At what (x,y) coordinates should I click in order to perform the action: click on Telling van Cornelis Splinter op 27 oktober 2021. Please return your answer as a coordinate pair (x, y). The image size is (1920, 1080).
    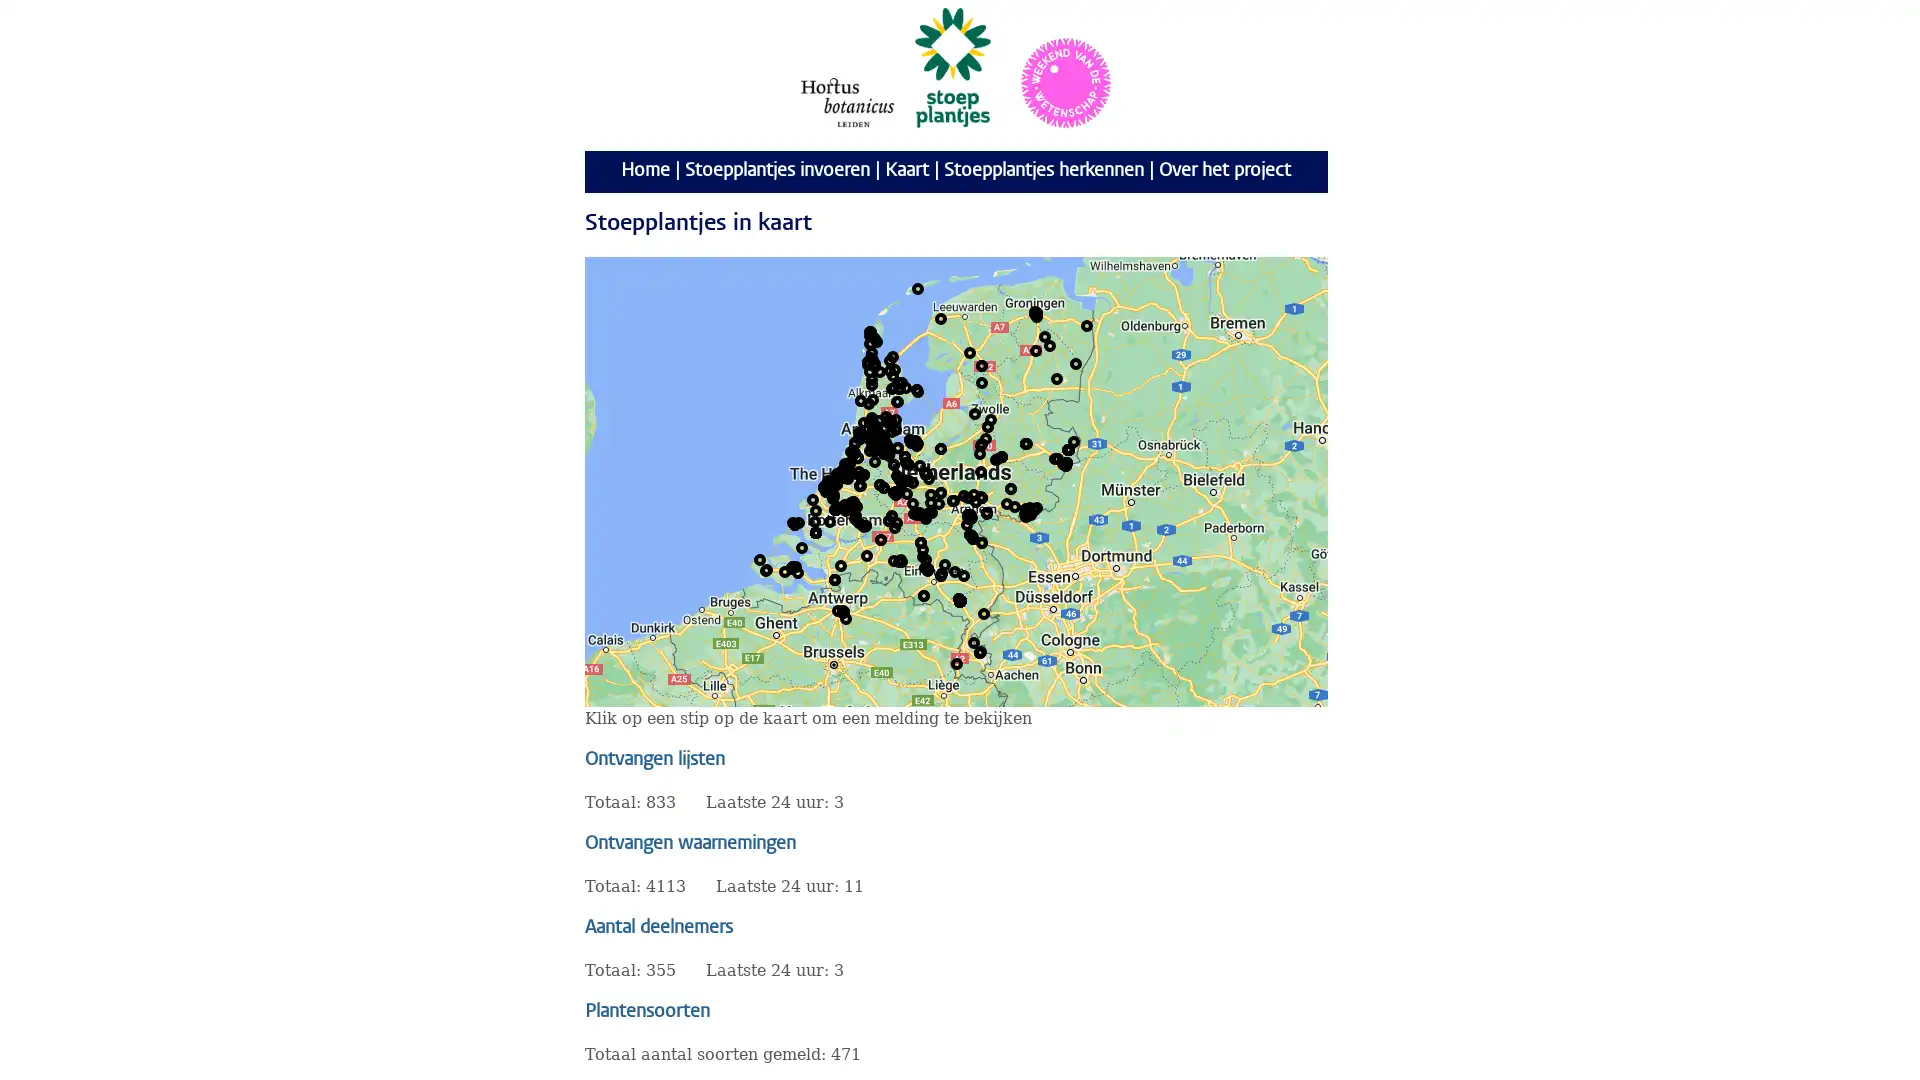
    Looking at the image, I should click on (883, 441).